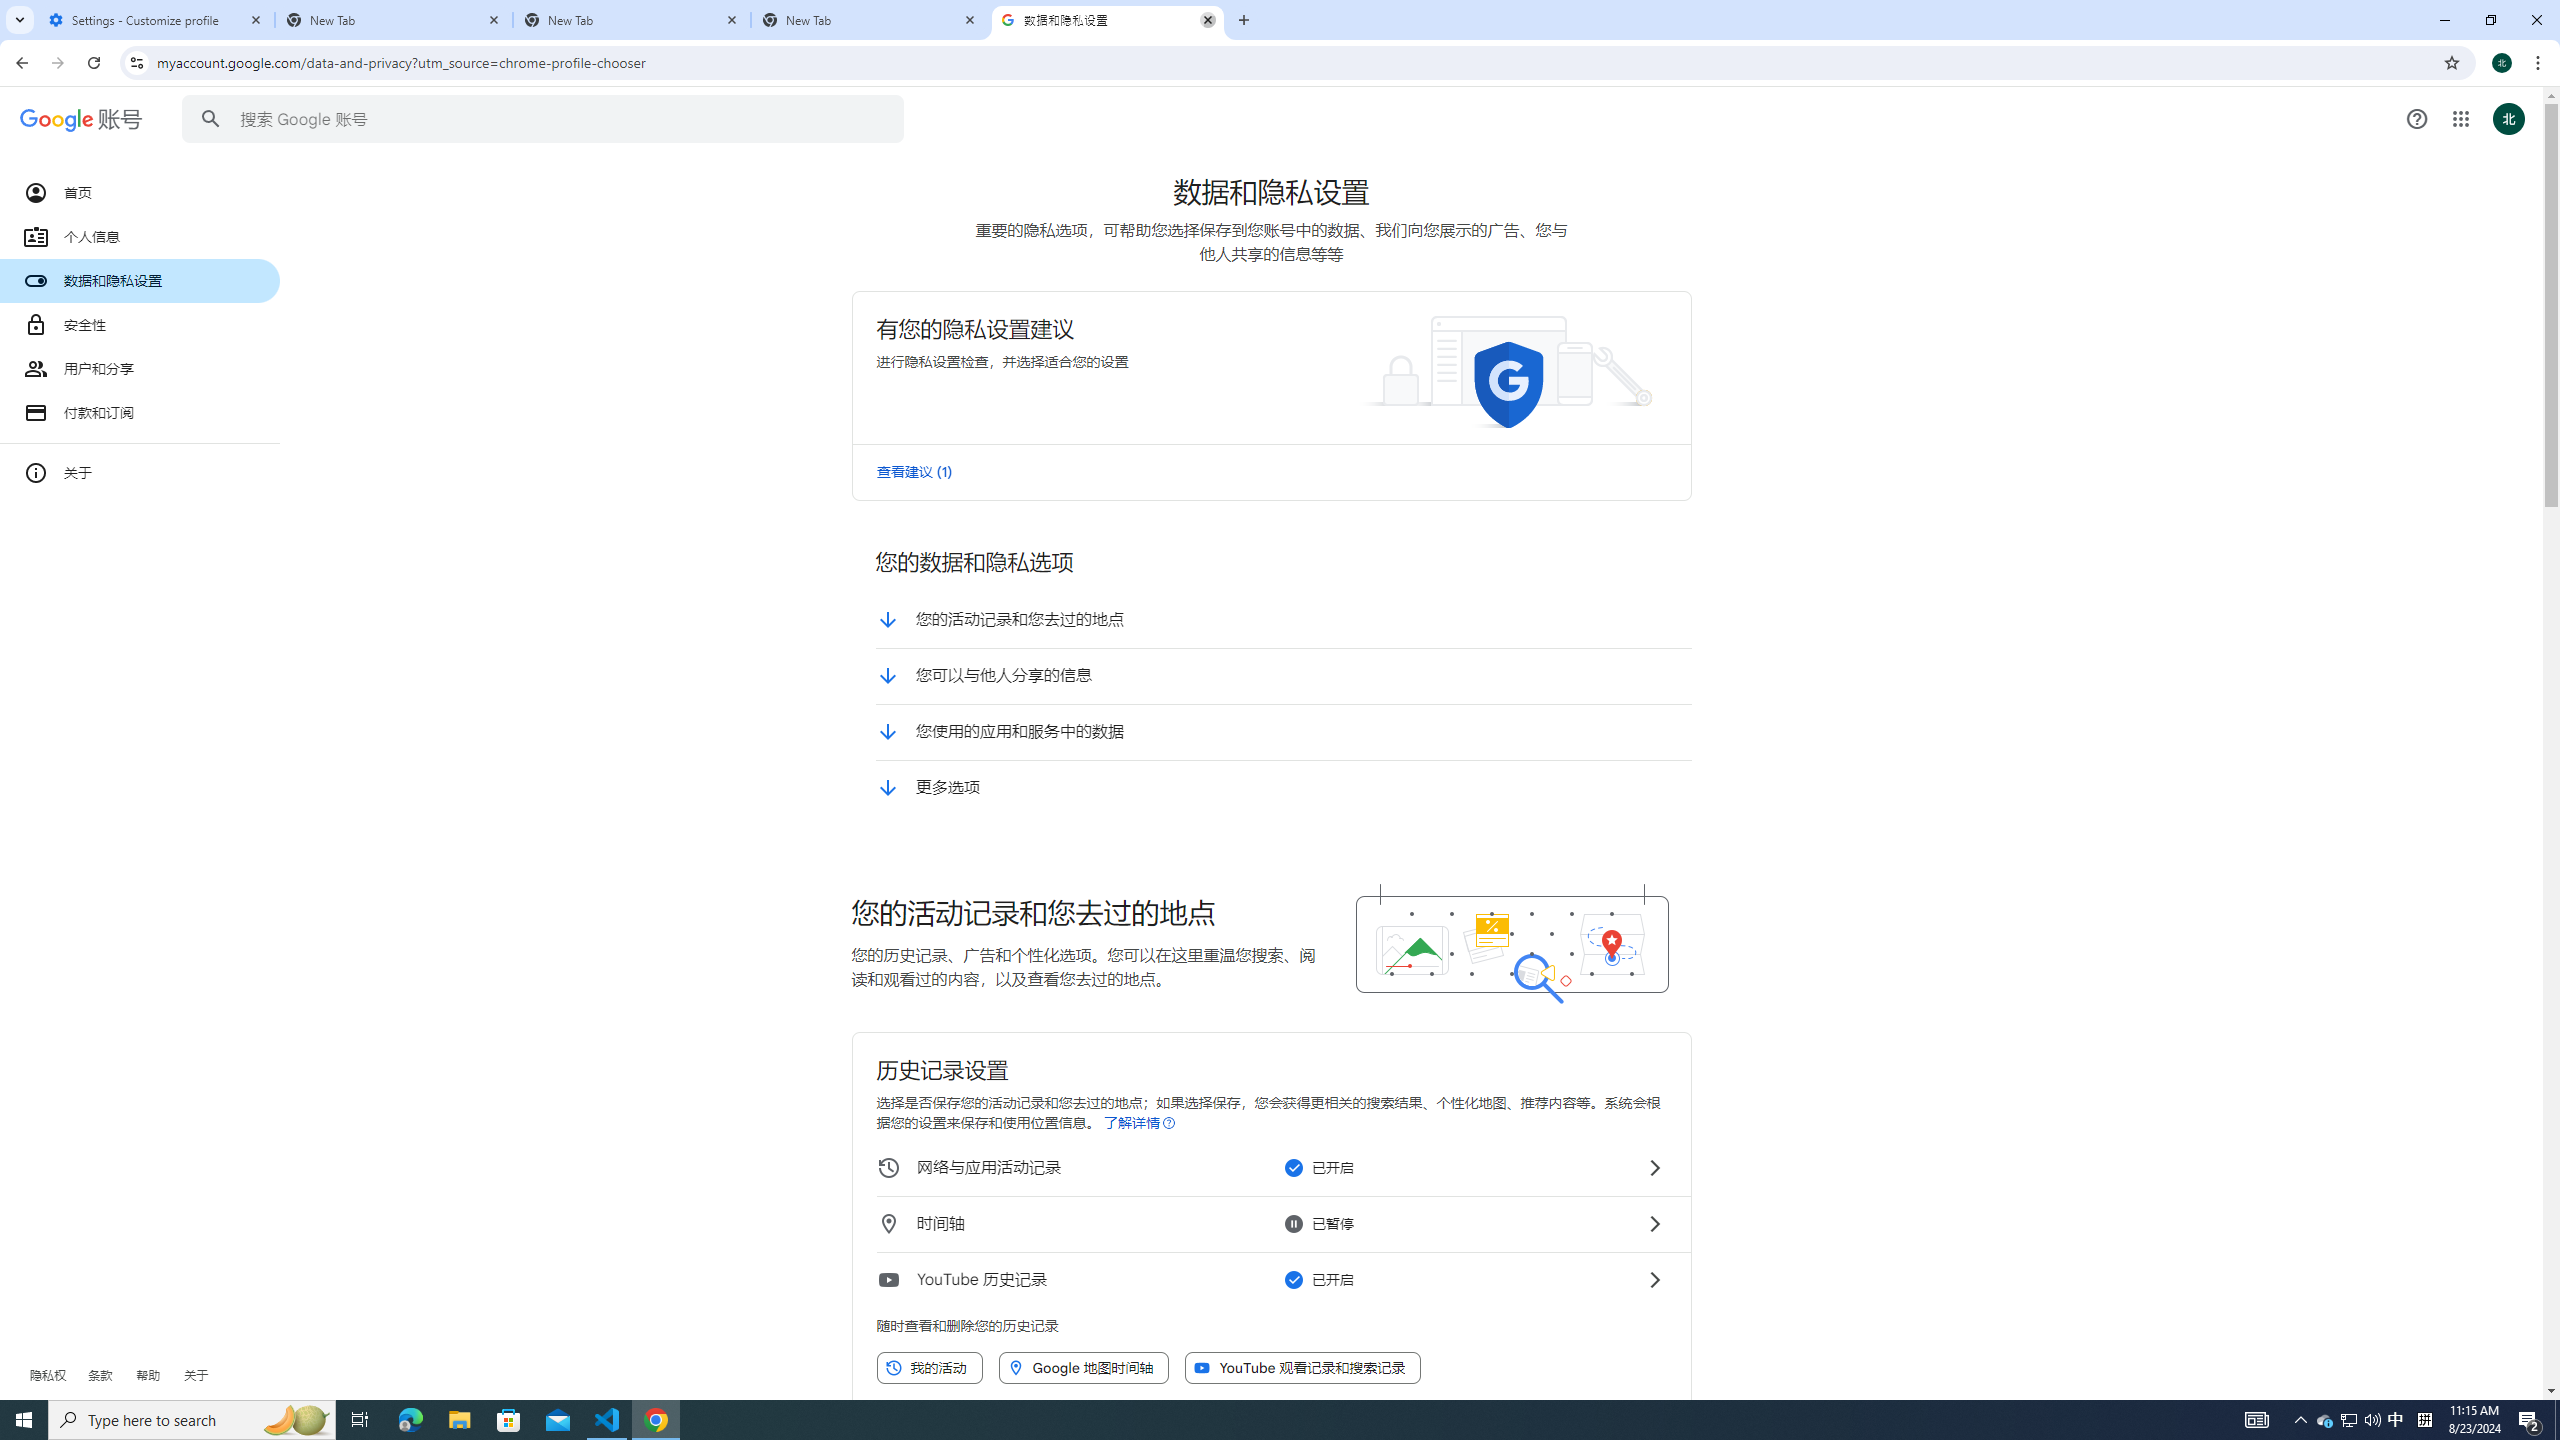 This screenshot has height=1440, width=2560. I want to click on 'New Tab', so click(631, 19).